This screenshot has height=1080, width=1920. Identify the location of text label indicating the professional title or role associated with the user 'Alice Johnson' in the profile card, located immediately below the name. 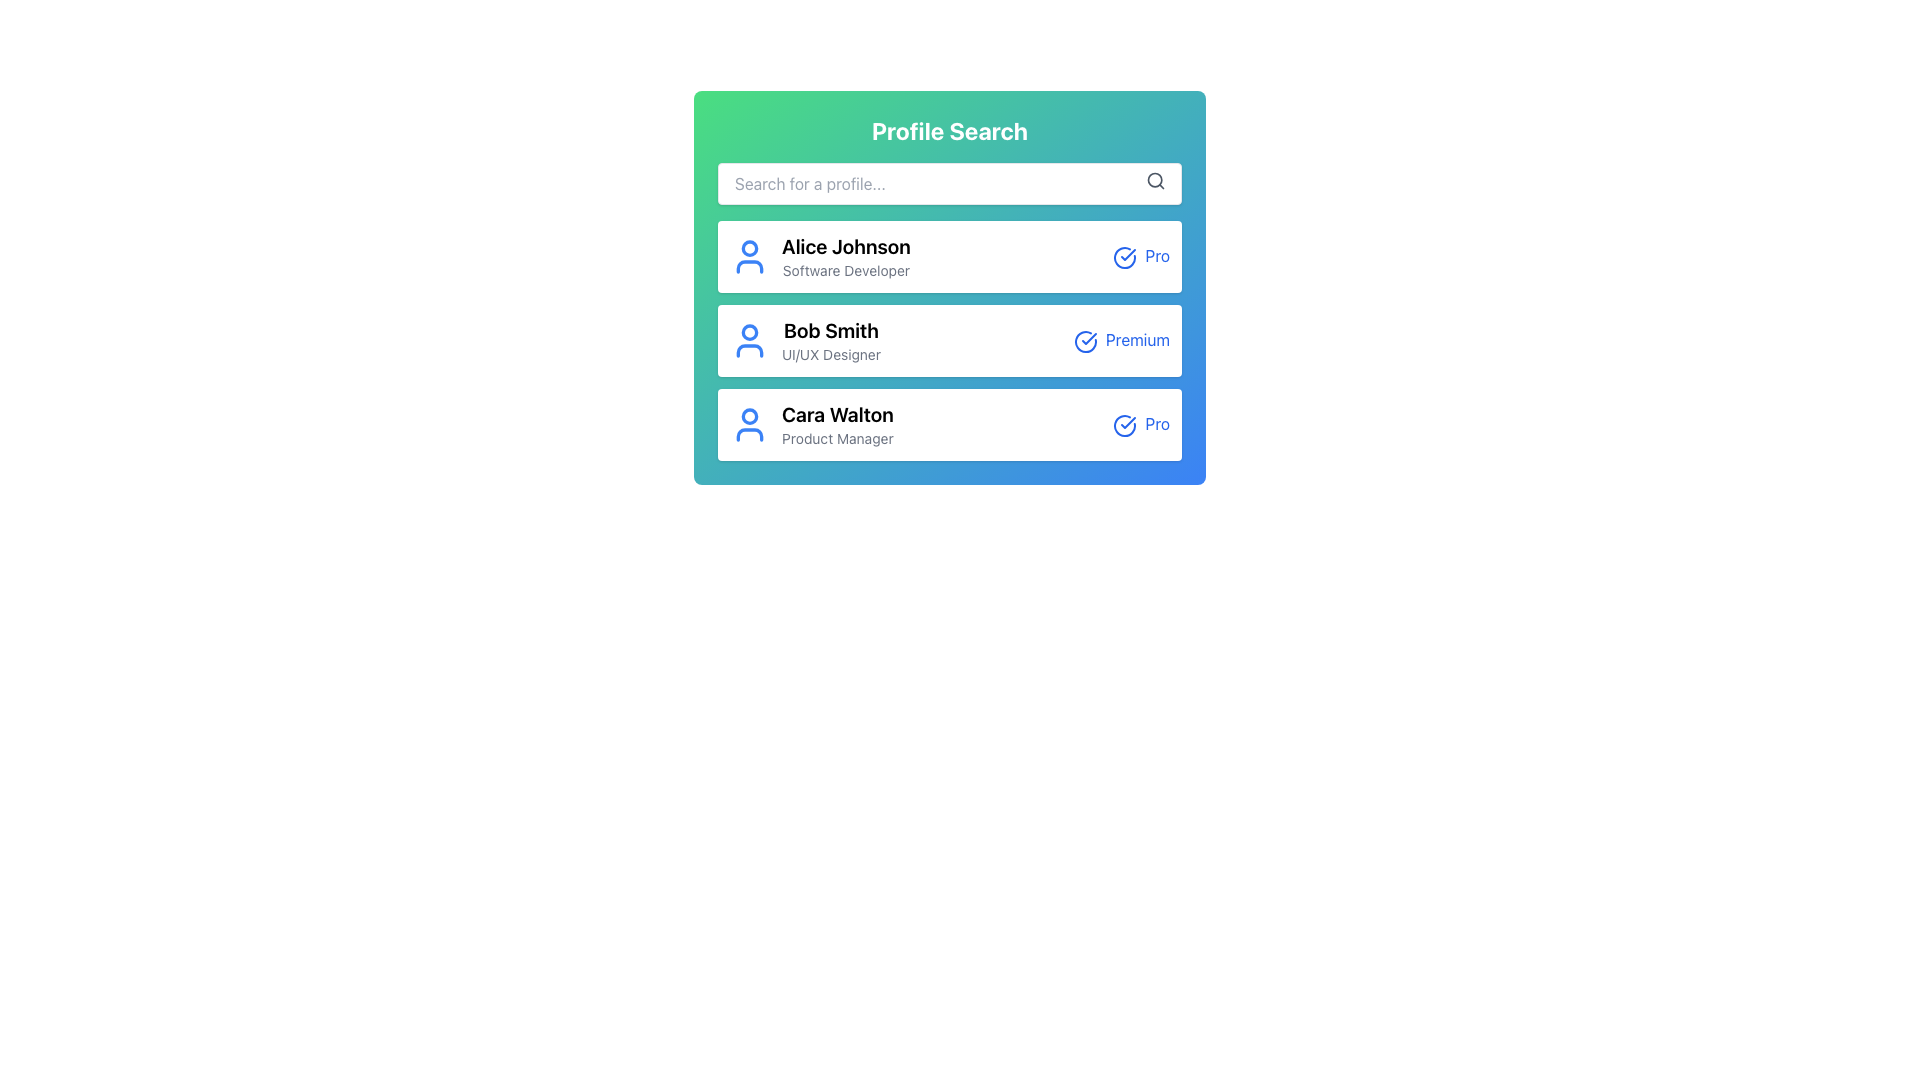
(846, 270).